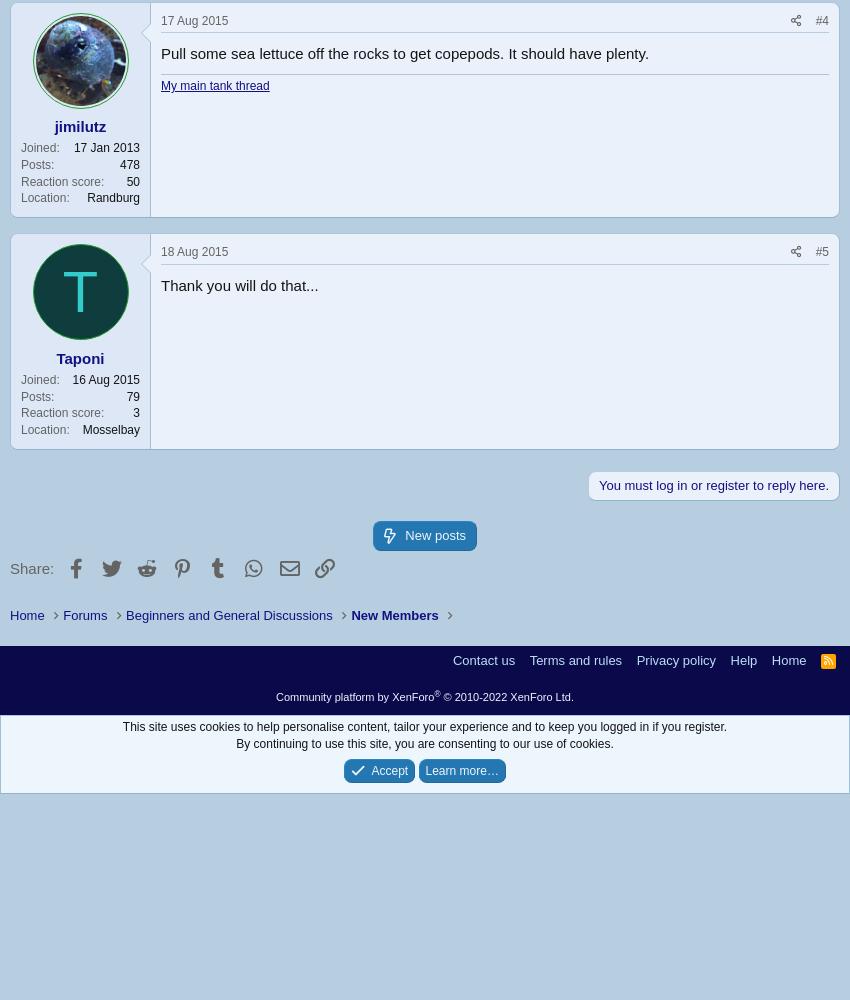  What do you see at coordinates (136, 413) in the screenshot?
I see `'3'` at bounding box center [136, 413].